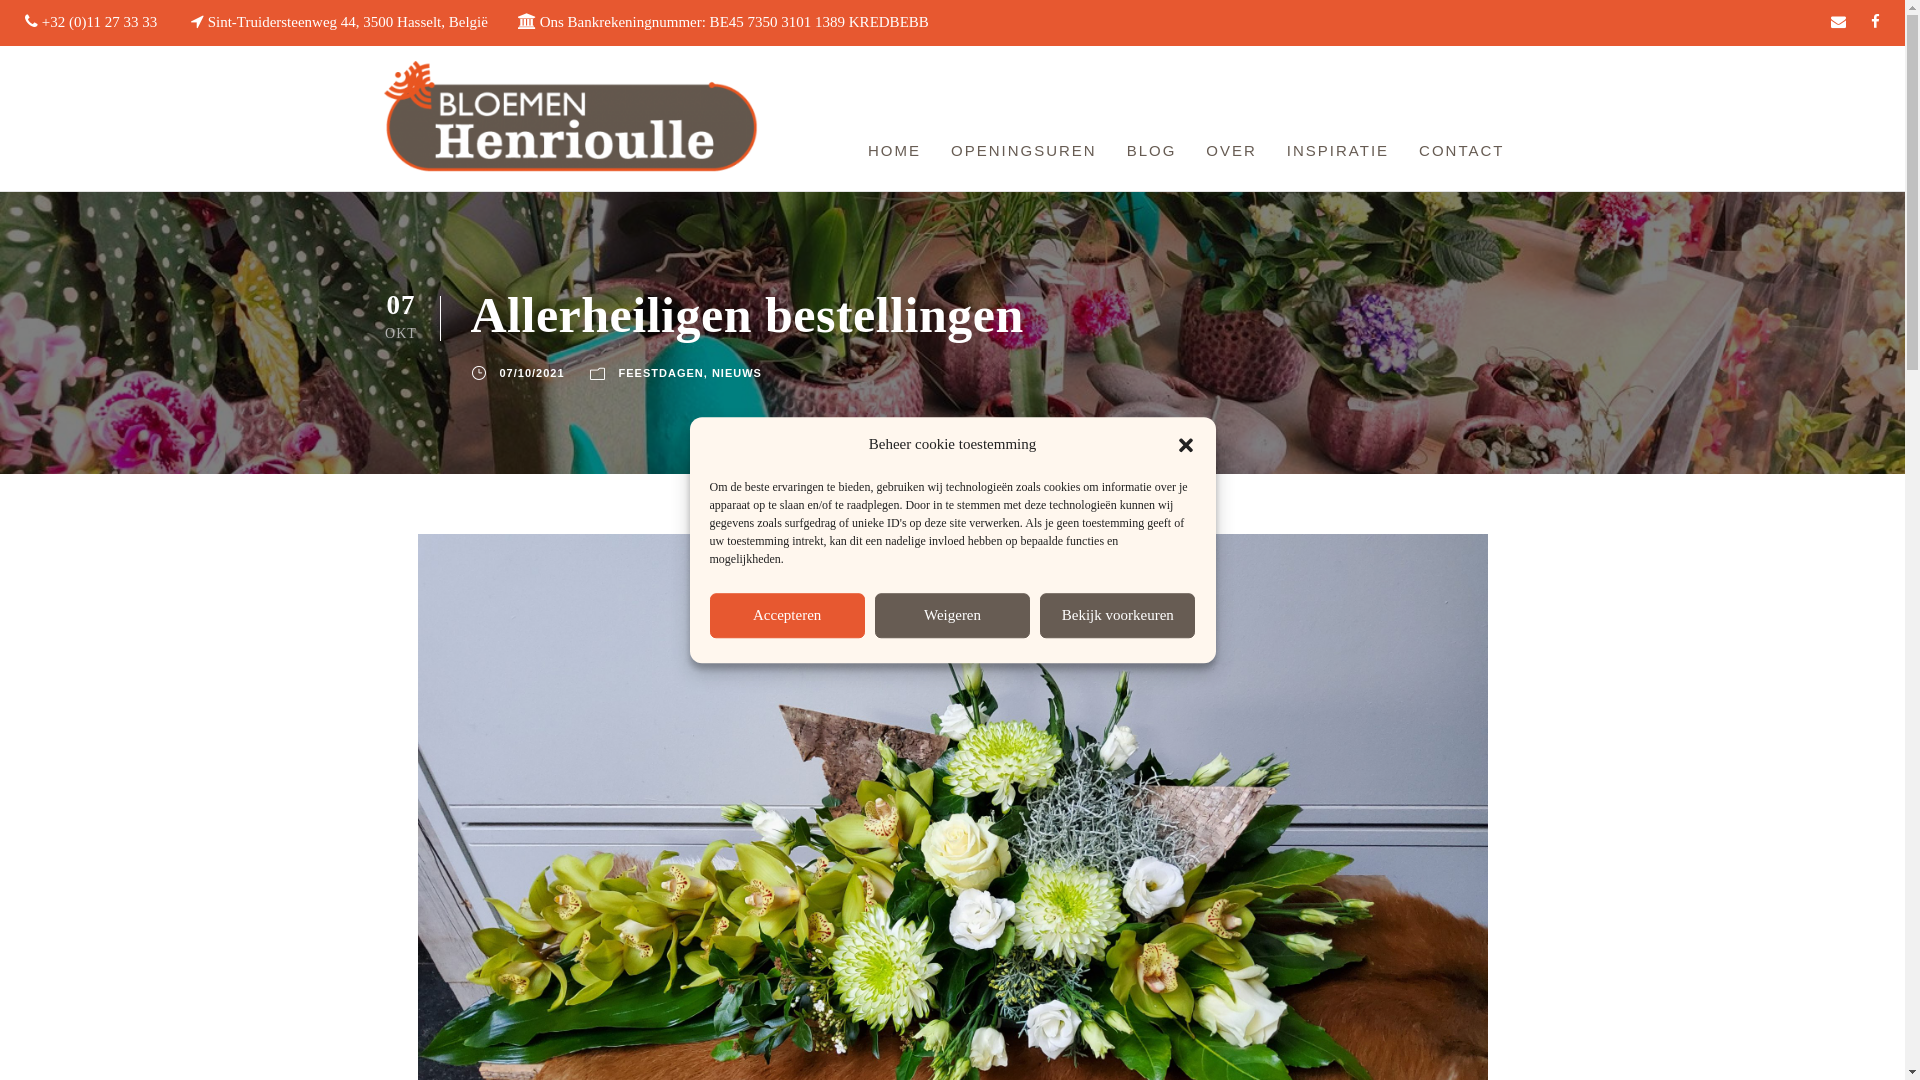  Describe the element at coordinates (1838, 22) in the screenshot. I see `'email'` at that location.